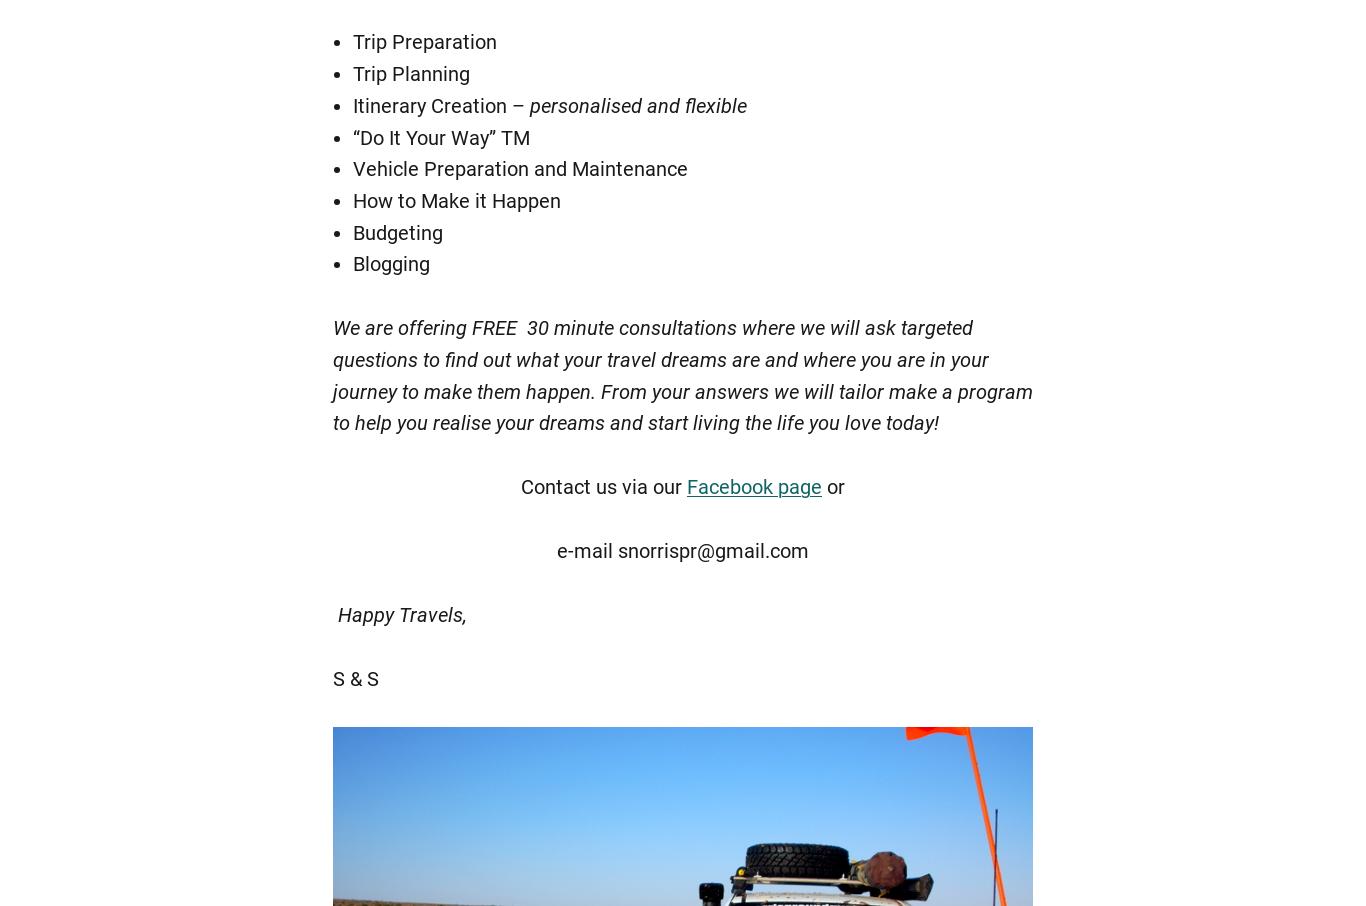 Image resolution: width=1366 pixels, height=906 pixels. Describe the element at coordinates (354, 677) in the screenshot. I see `'S & S'` at that location.